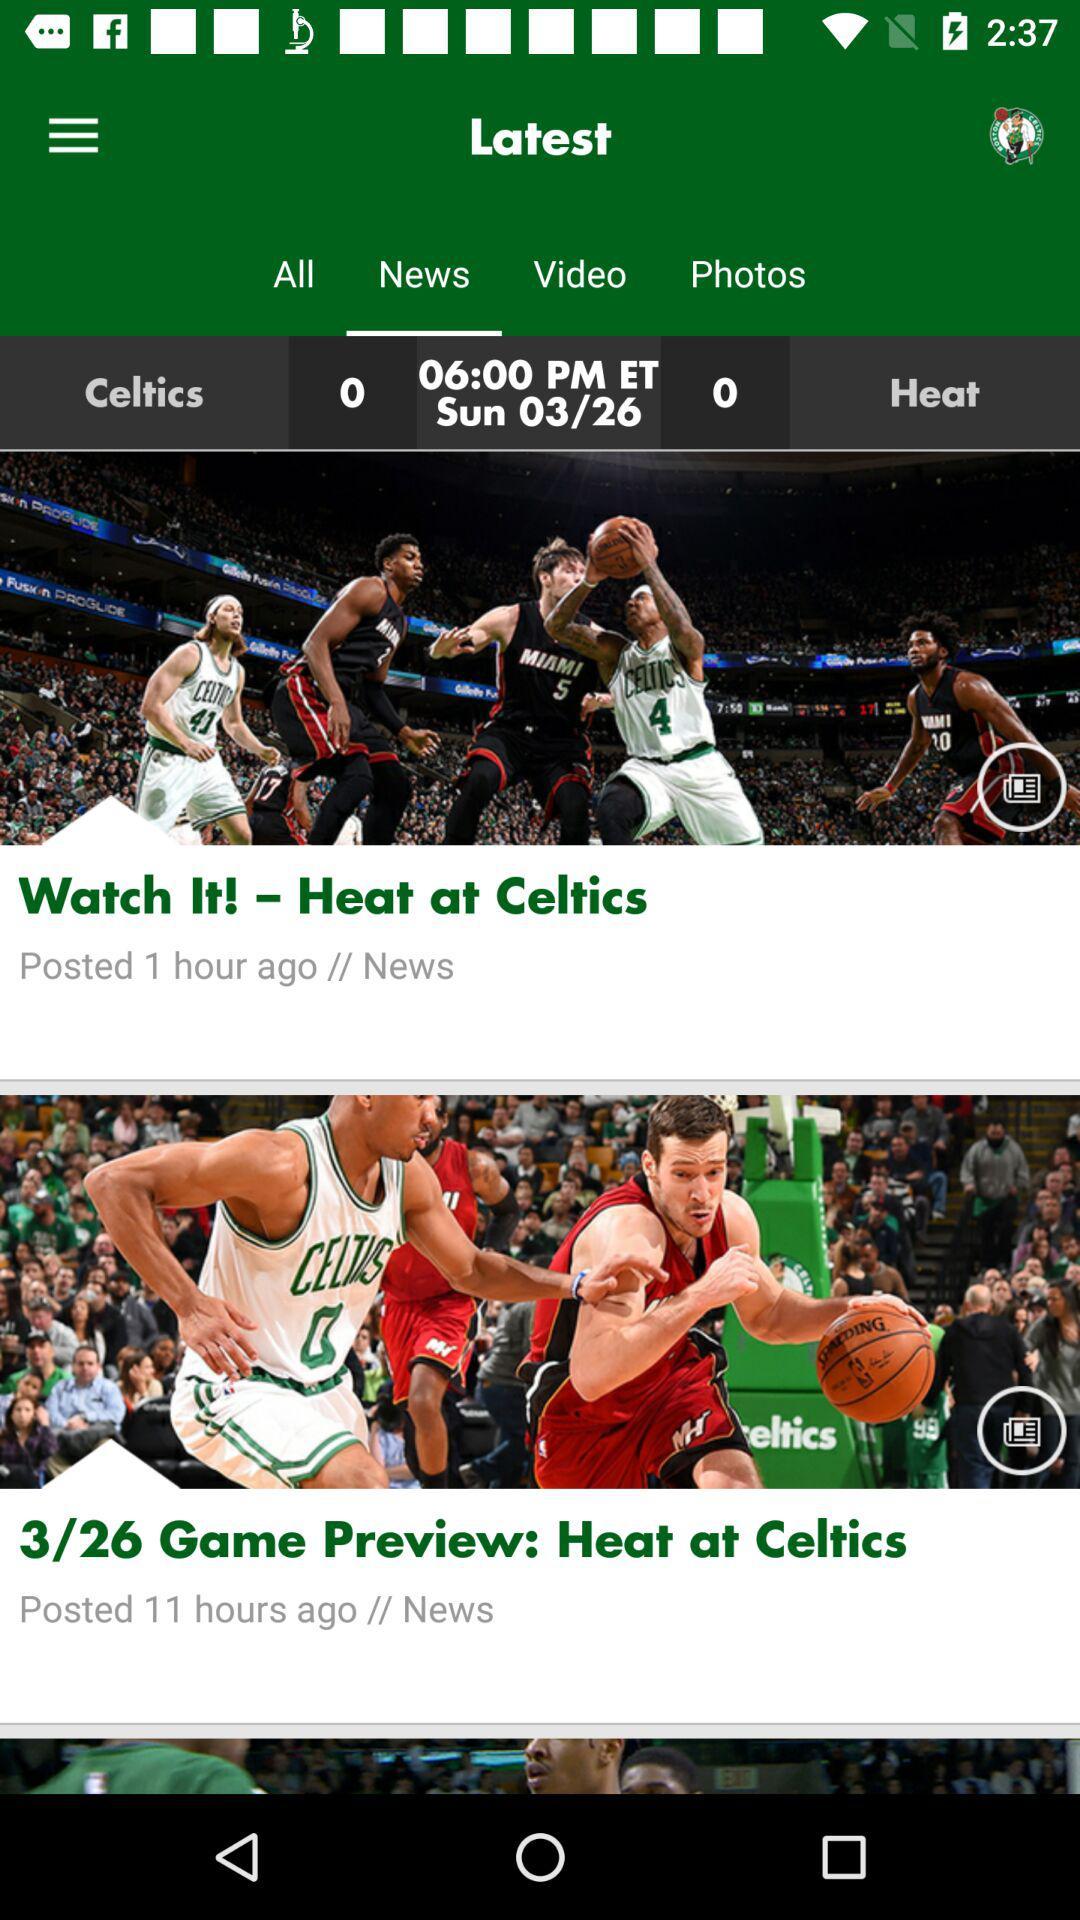 The height and width of the screenshot is (1920, 1080). Describe the element at coordinates (72, 135) in the screenshot. I see `the icon to the left of the latest item` at that location.